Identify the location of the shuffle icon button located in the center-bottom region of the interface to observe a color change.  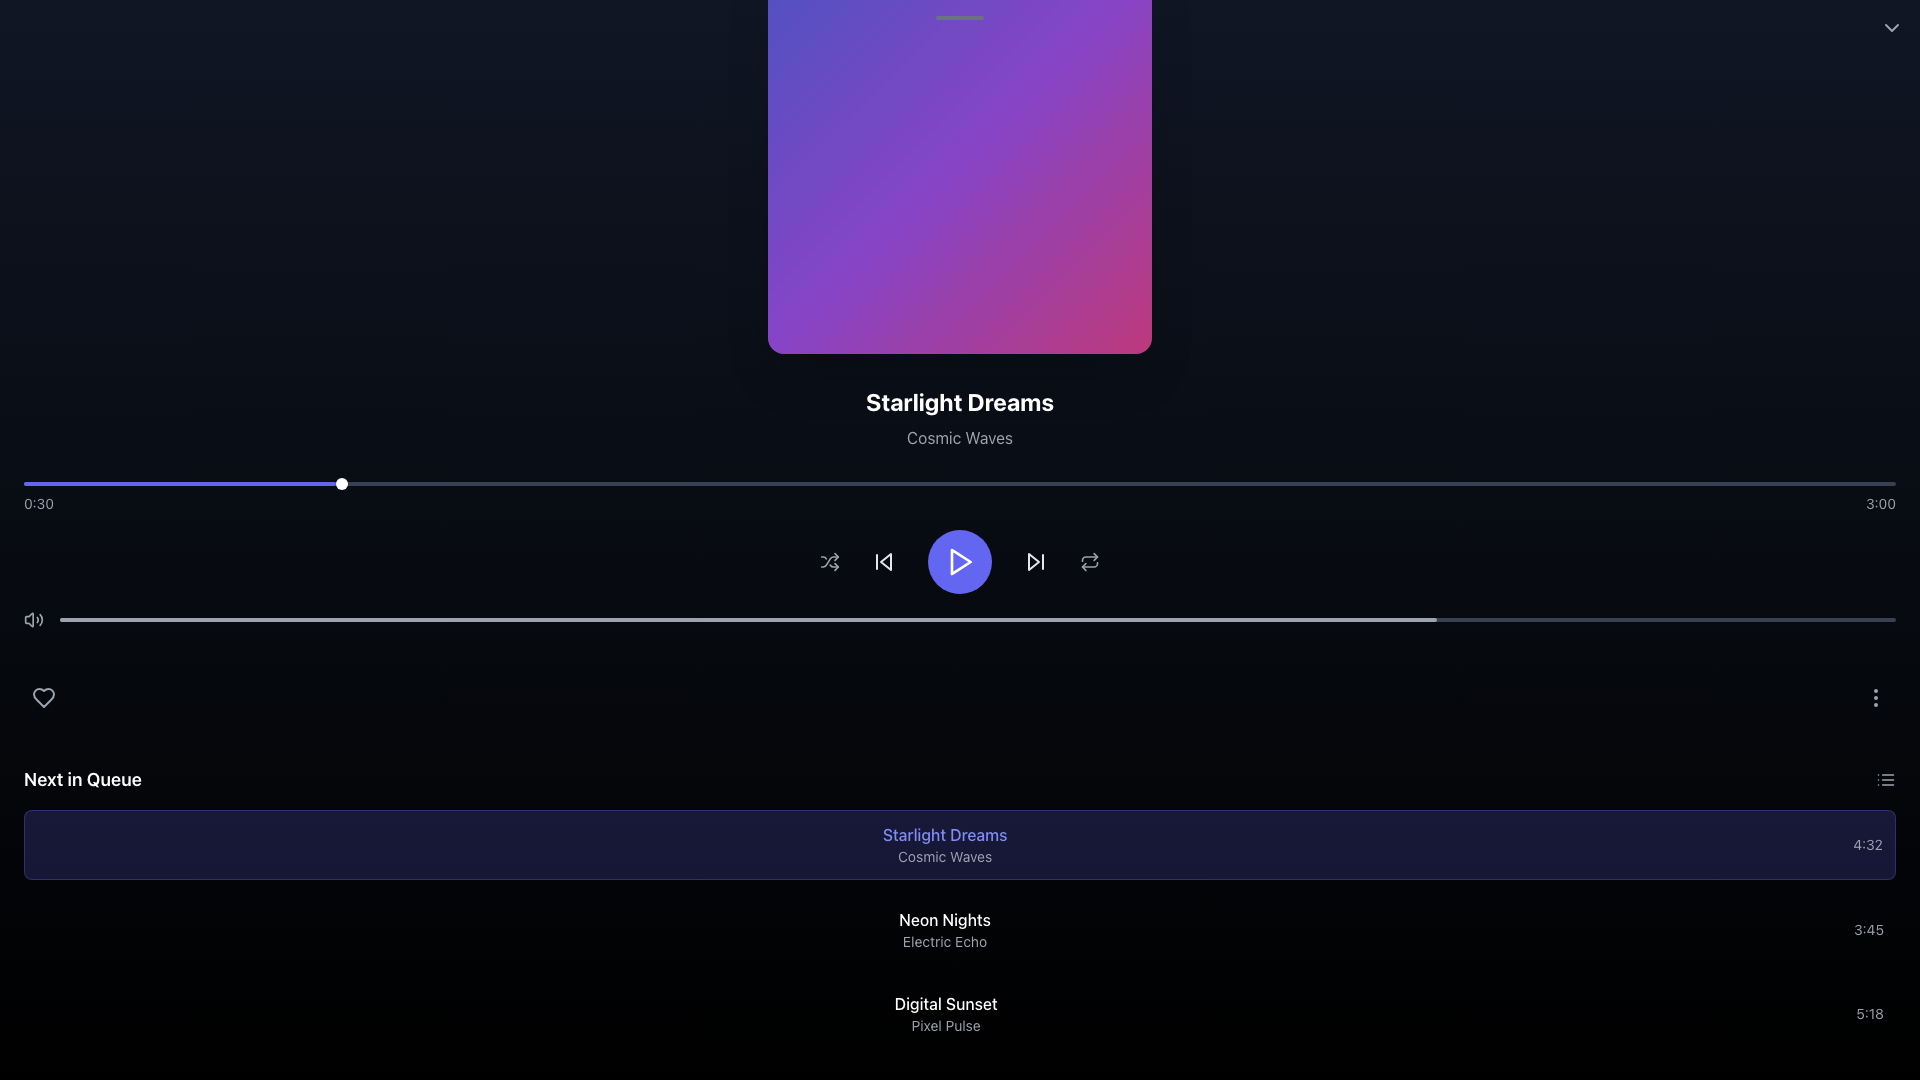
(830, 562).